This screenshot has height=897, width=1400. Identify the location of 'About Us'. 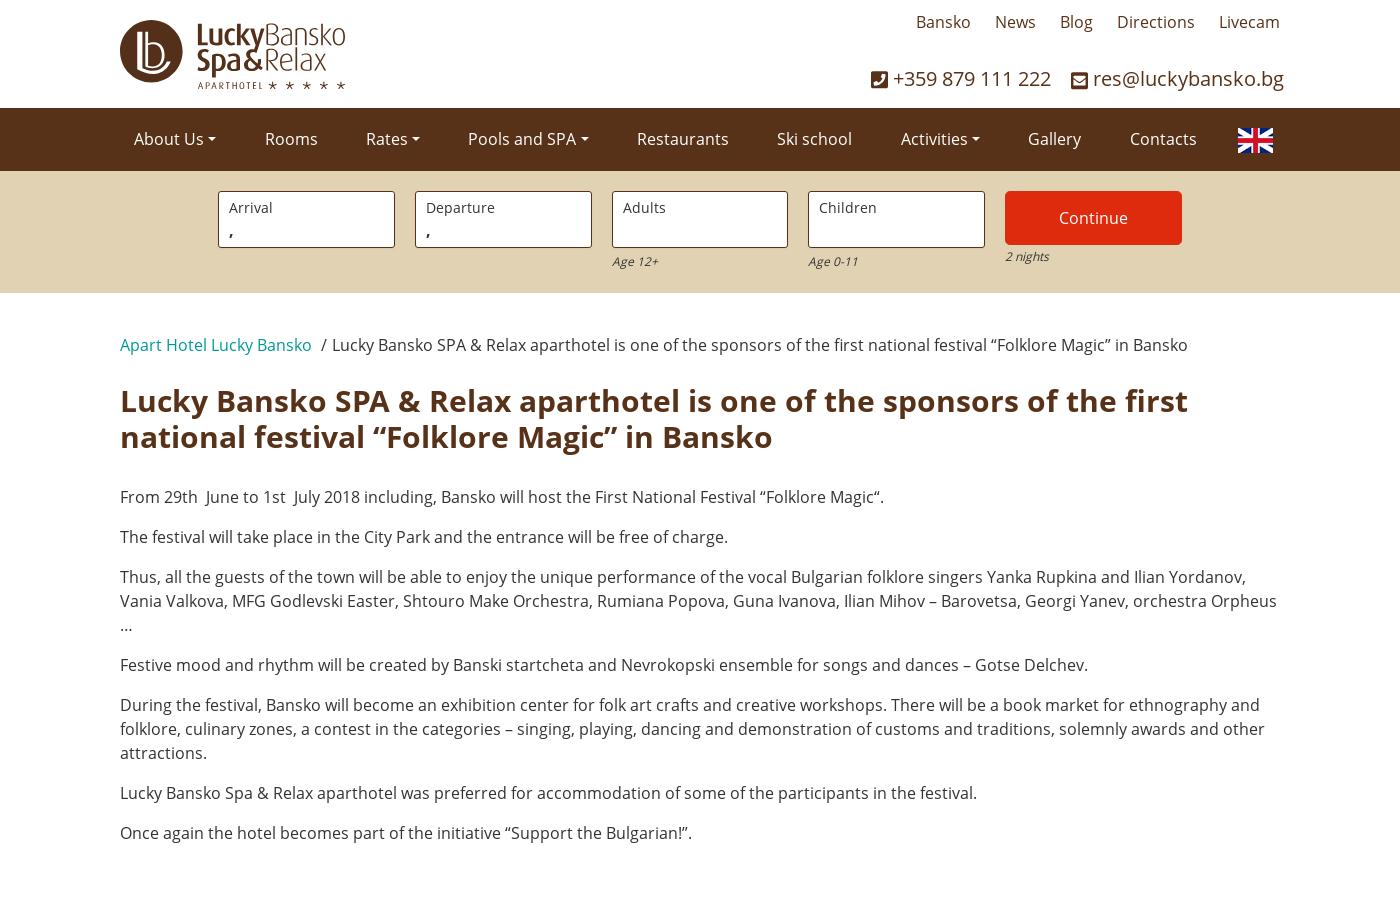
(168, 138).